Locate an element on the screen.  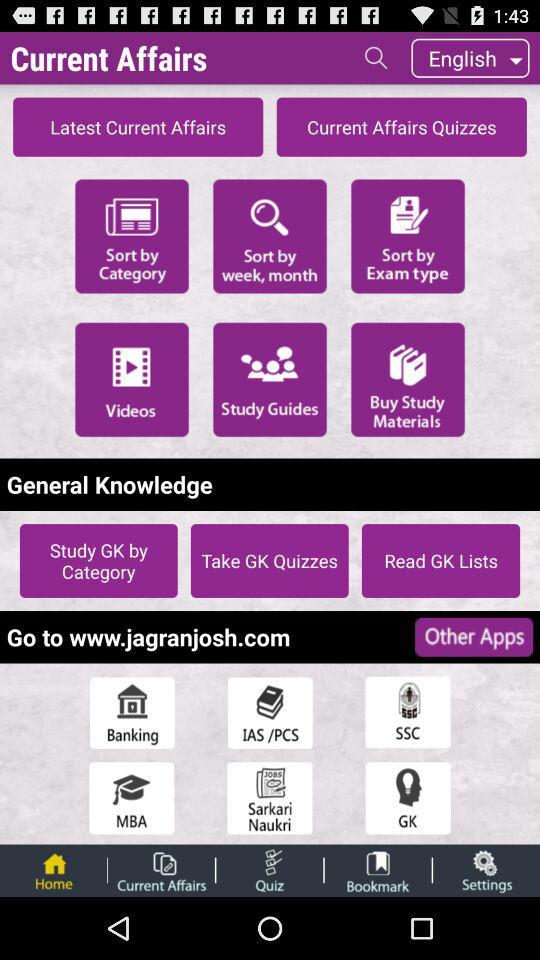
sarkari naukri button is located at coordinates (270, 798).